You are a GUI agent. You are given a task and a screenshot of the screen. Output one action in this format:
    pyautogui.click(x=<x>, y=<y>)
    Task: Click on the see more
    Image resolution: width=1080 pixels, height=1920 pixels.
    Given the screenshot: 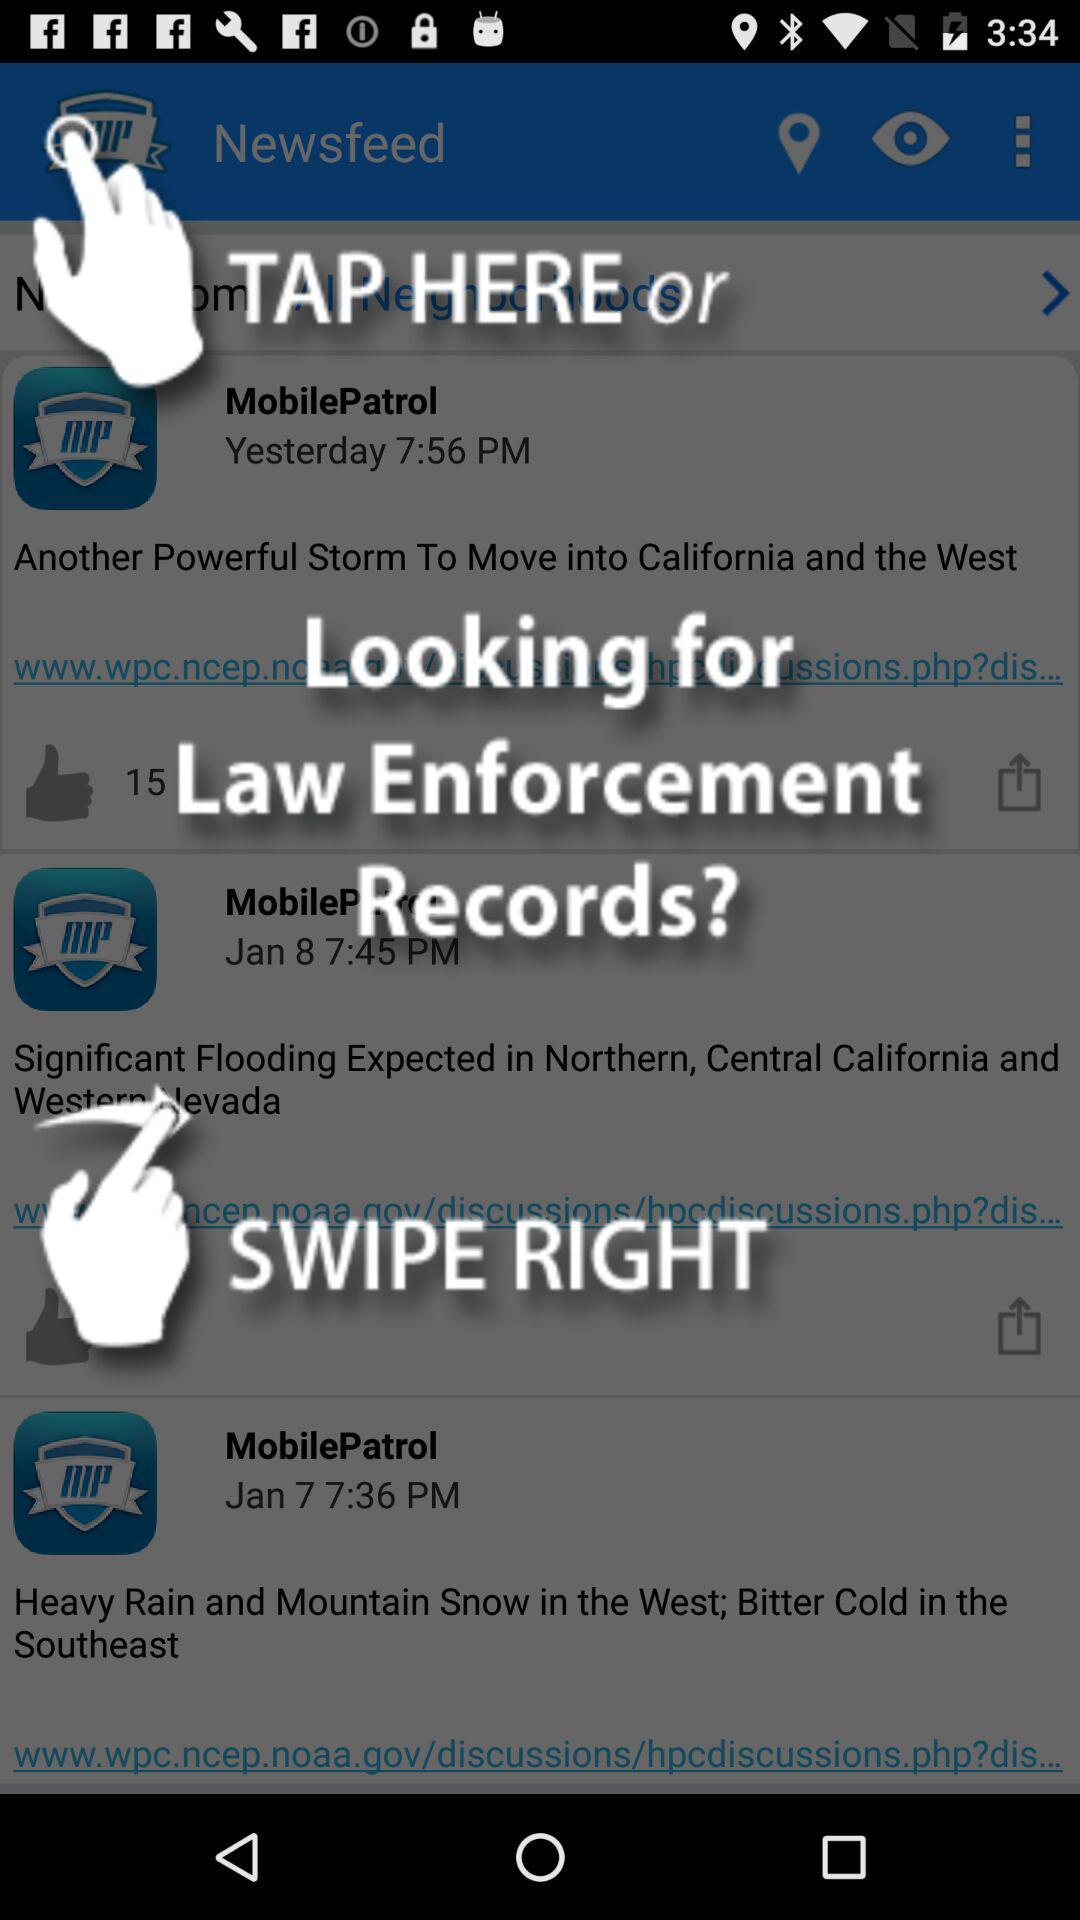 What is the action you would take?
    pyautogui.click(x=1020, y=779)
    